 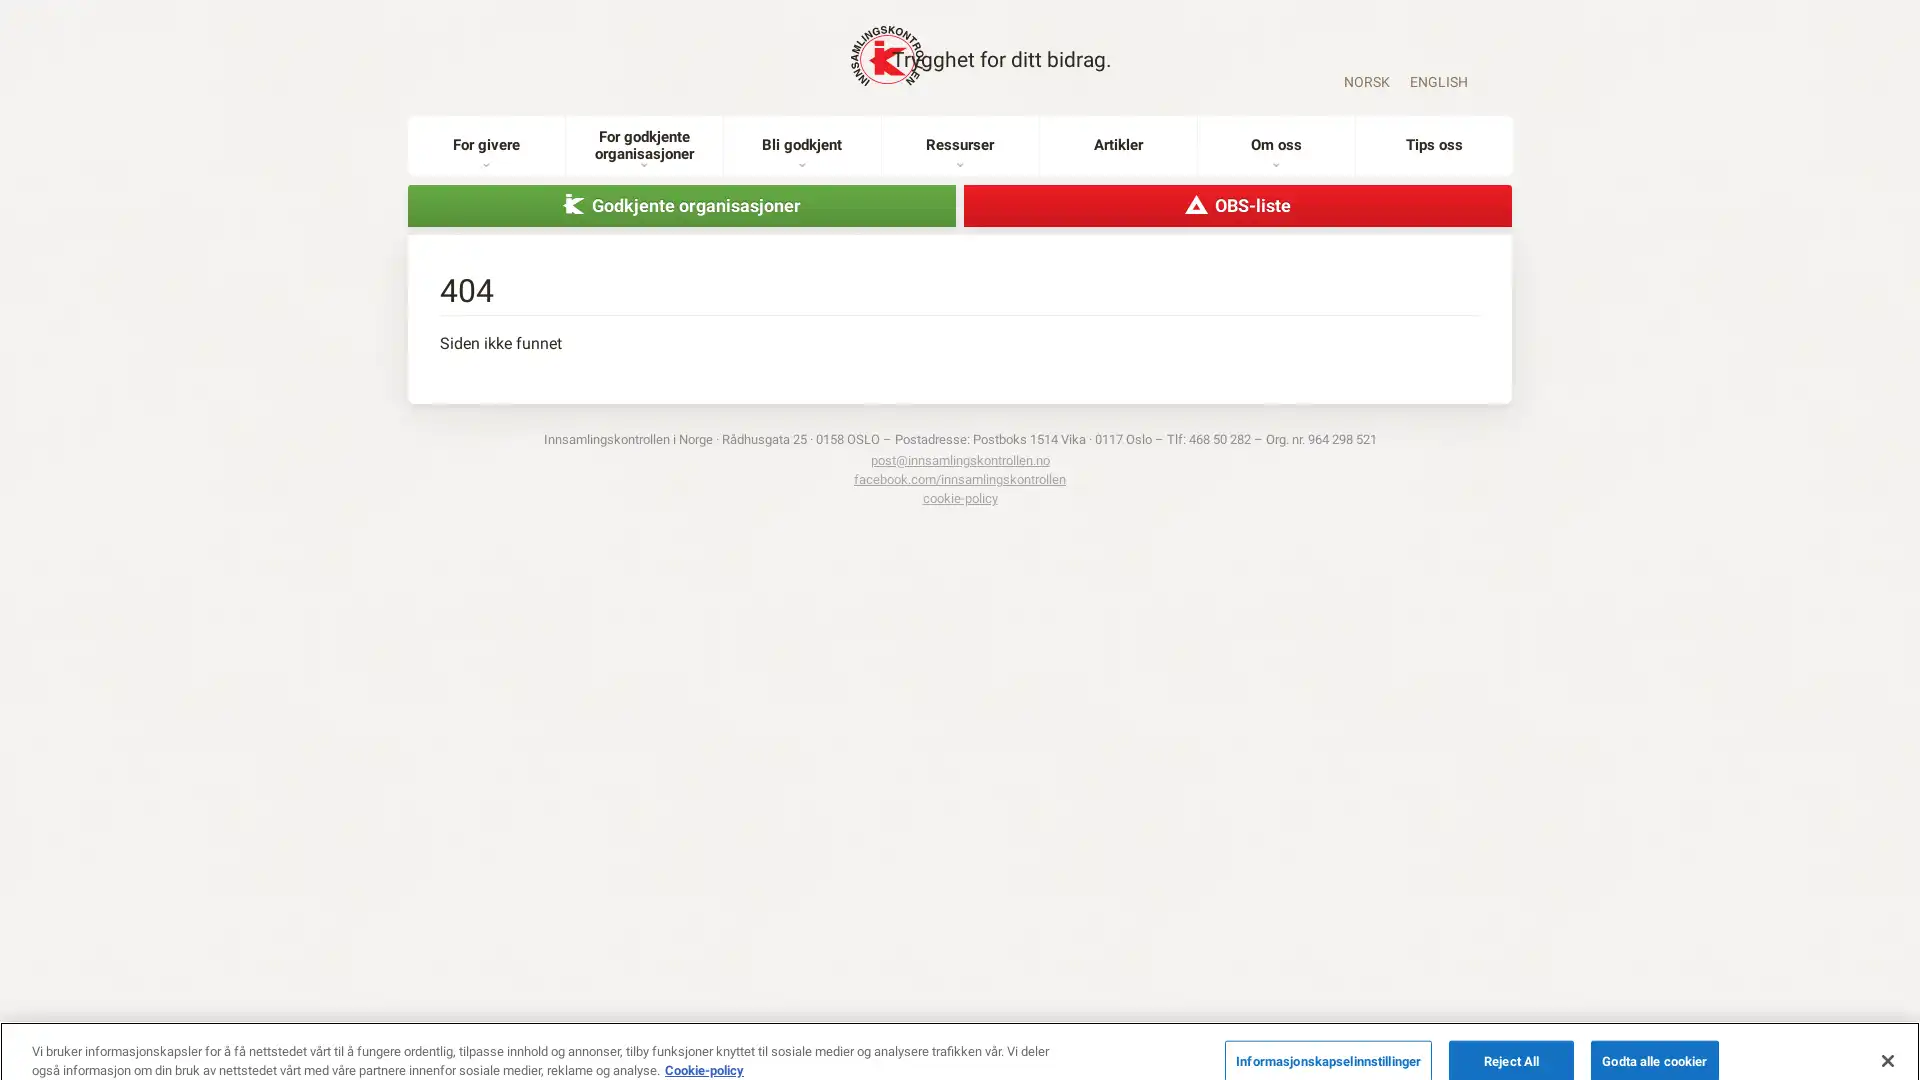 What do you see at coordinates (1654, 1036) in the screenshot?
I see `Godta alle cookier` at bounding box center [1654, 1036].